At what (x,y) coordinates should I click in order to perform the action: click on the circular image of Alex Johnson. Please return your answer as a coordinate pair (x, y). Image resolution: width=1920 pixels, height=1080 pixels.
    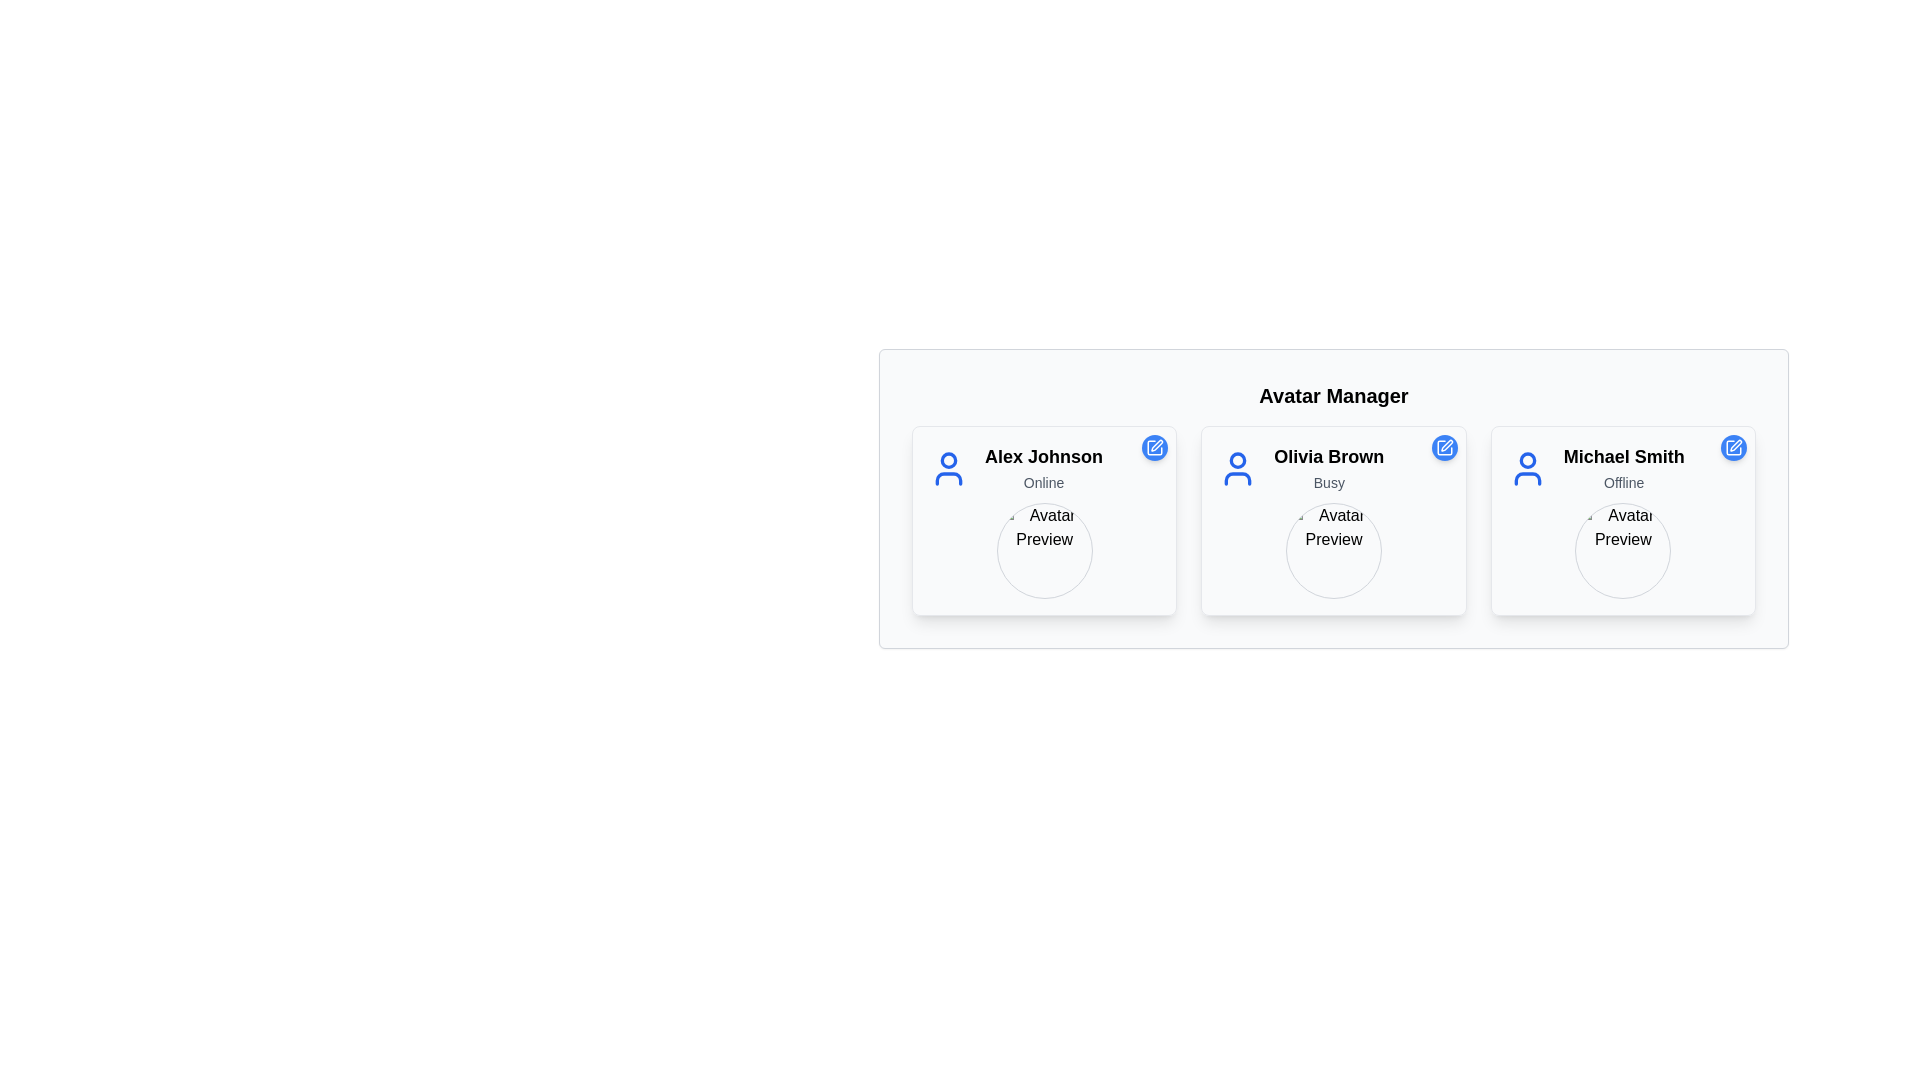
    Looking at the image, I should click on (1043, 551).